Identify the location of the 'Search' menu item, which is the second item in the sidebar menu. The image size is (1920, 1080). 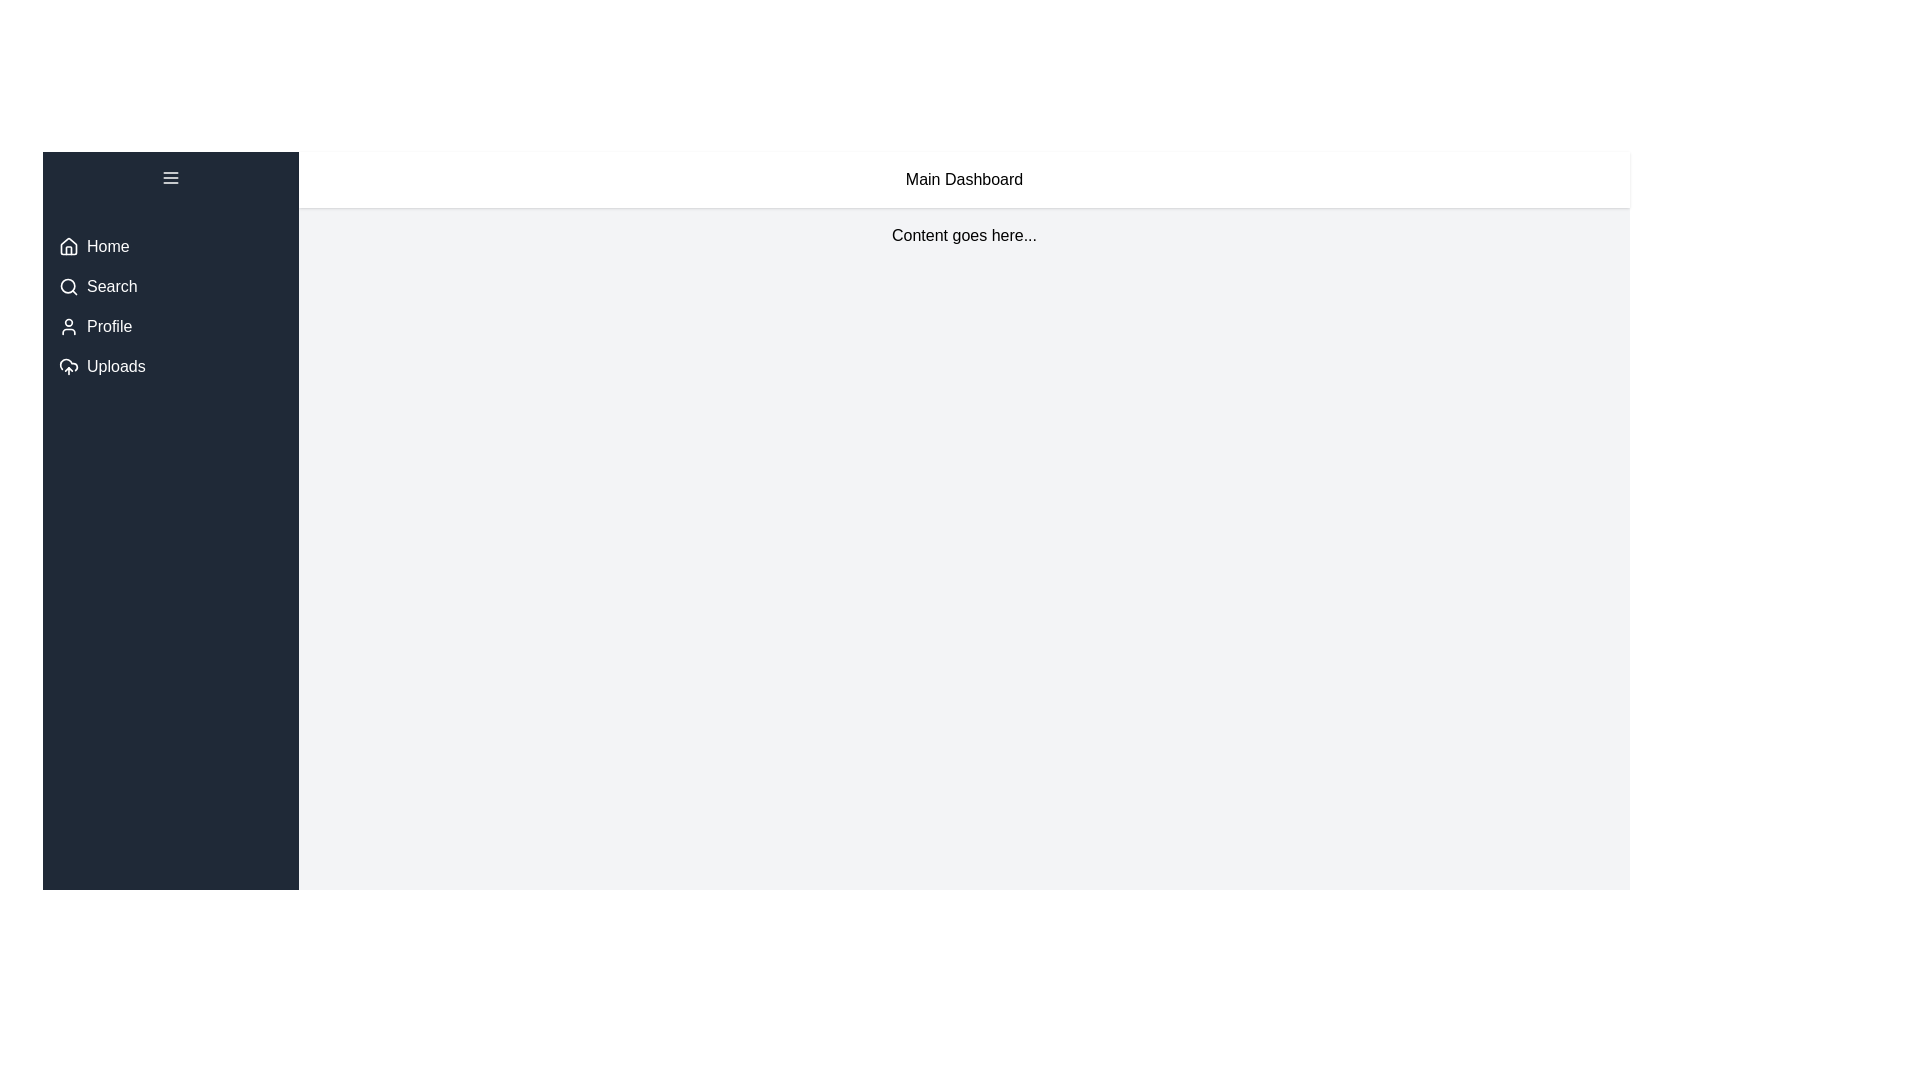
(171, 286).